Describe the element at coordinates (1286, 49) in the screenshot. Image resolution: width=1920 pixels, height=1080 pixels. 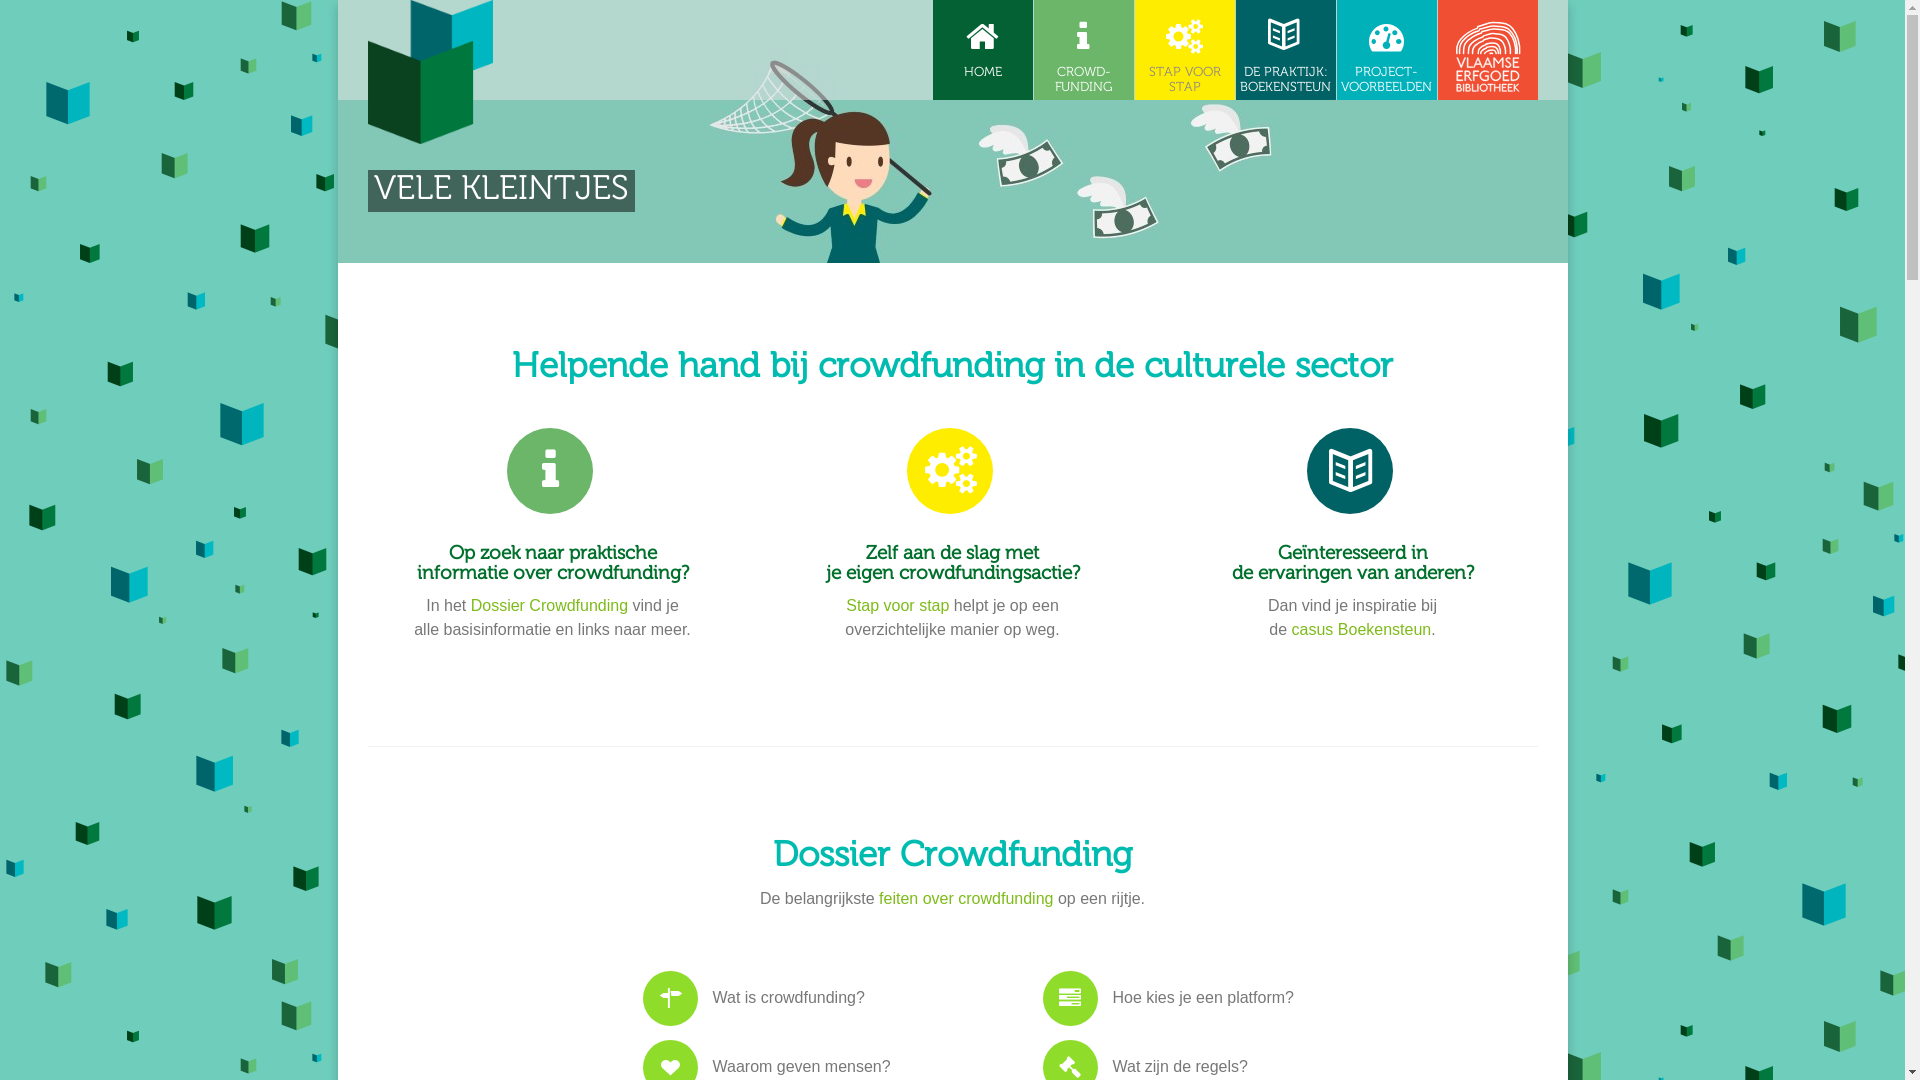
I see `'DE PRAKTIJK: BOEKENSTEUN'` at that location.